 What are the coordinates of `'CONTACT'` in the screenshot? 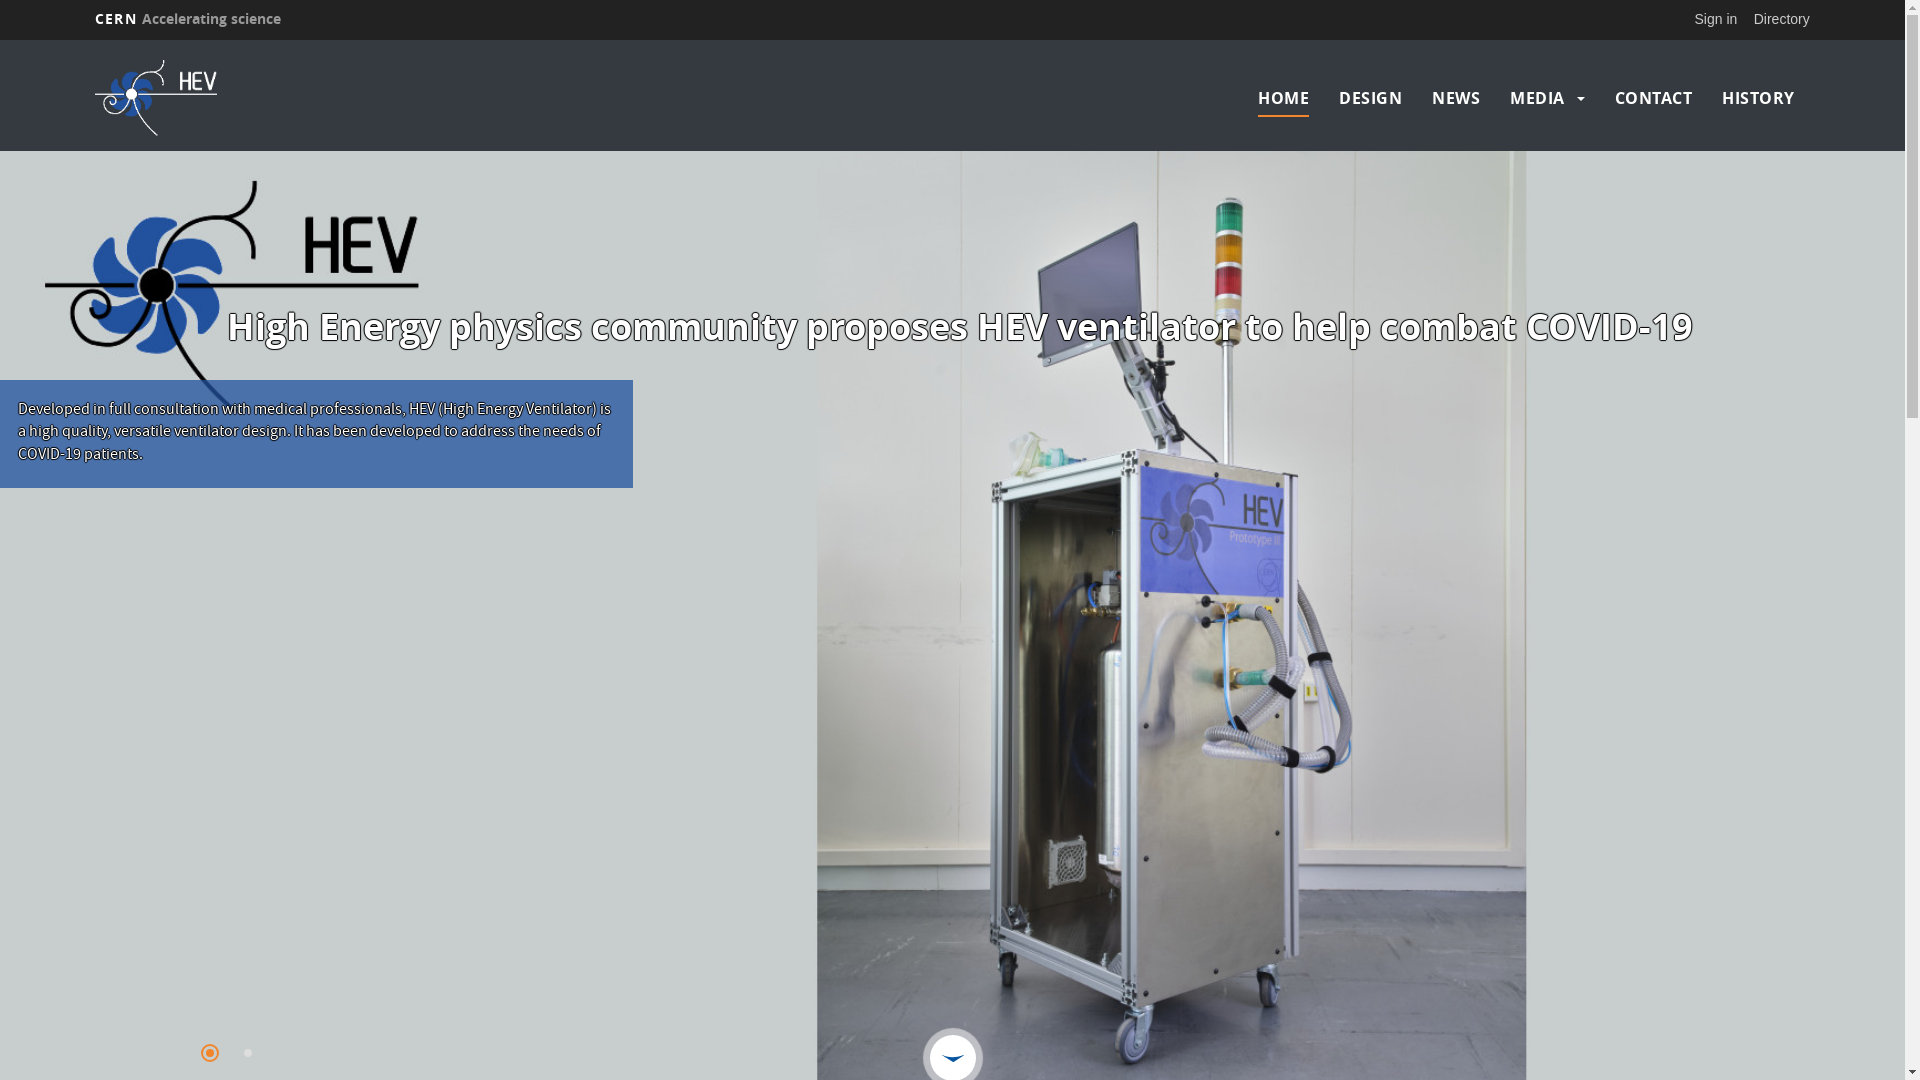 It's located at (1654, 97).